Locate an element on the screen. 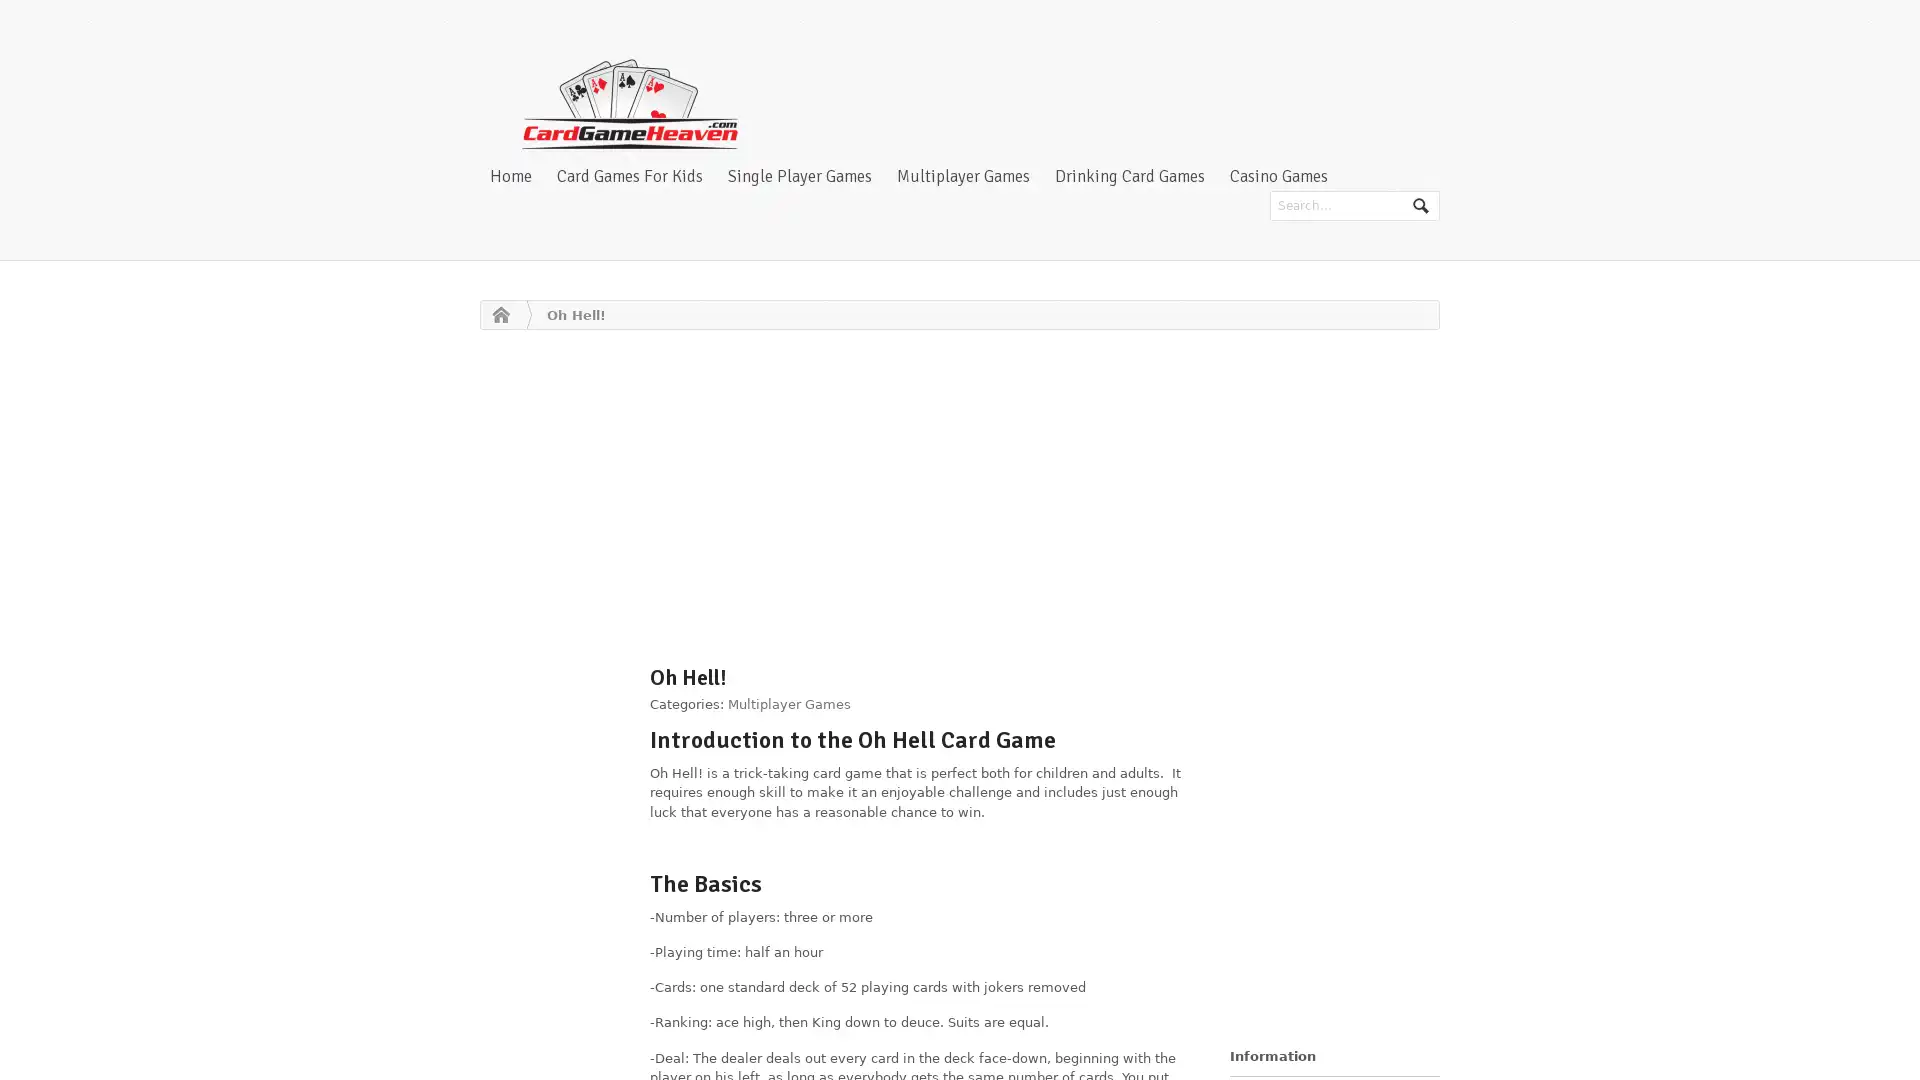 Image resolution: width=1920 pixels, height=1080 pixels. Submit is located at coordinates (1419, 204).